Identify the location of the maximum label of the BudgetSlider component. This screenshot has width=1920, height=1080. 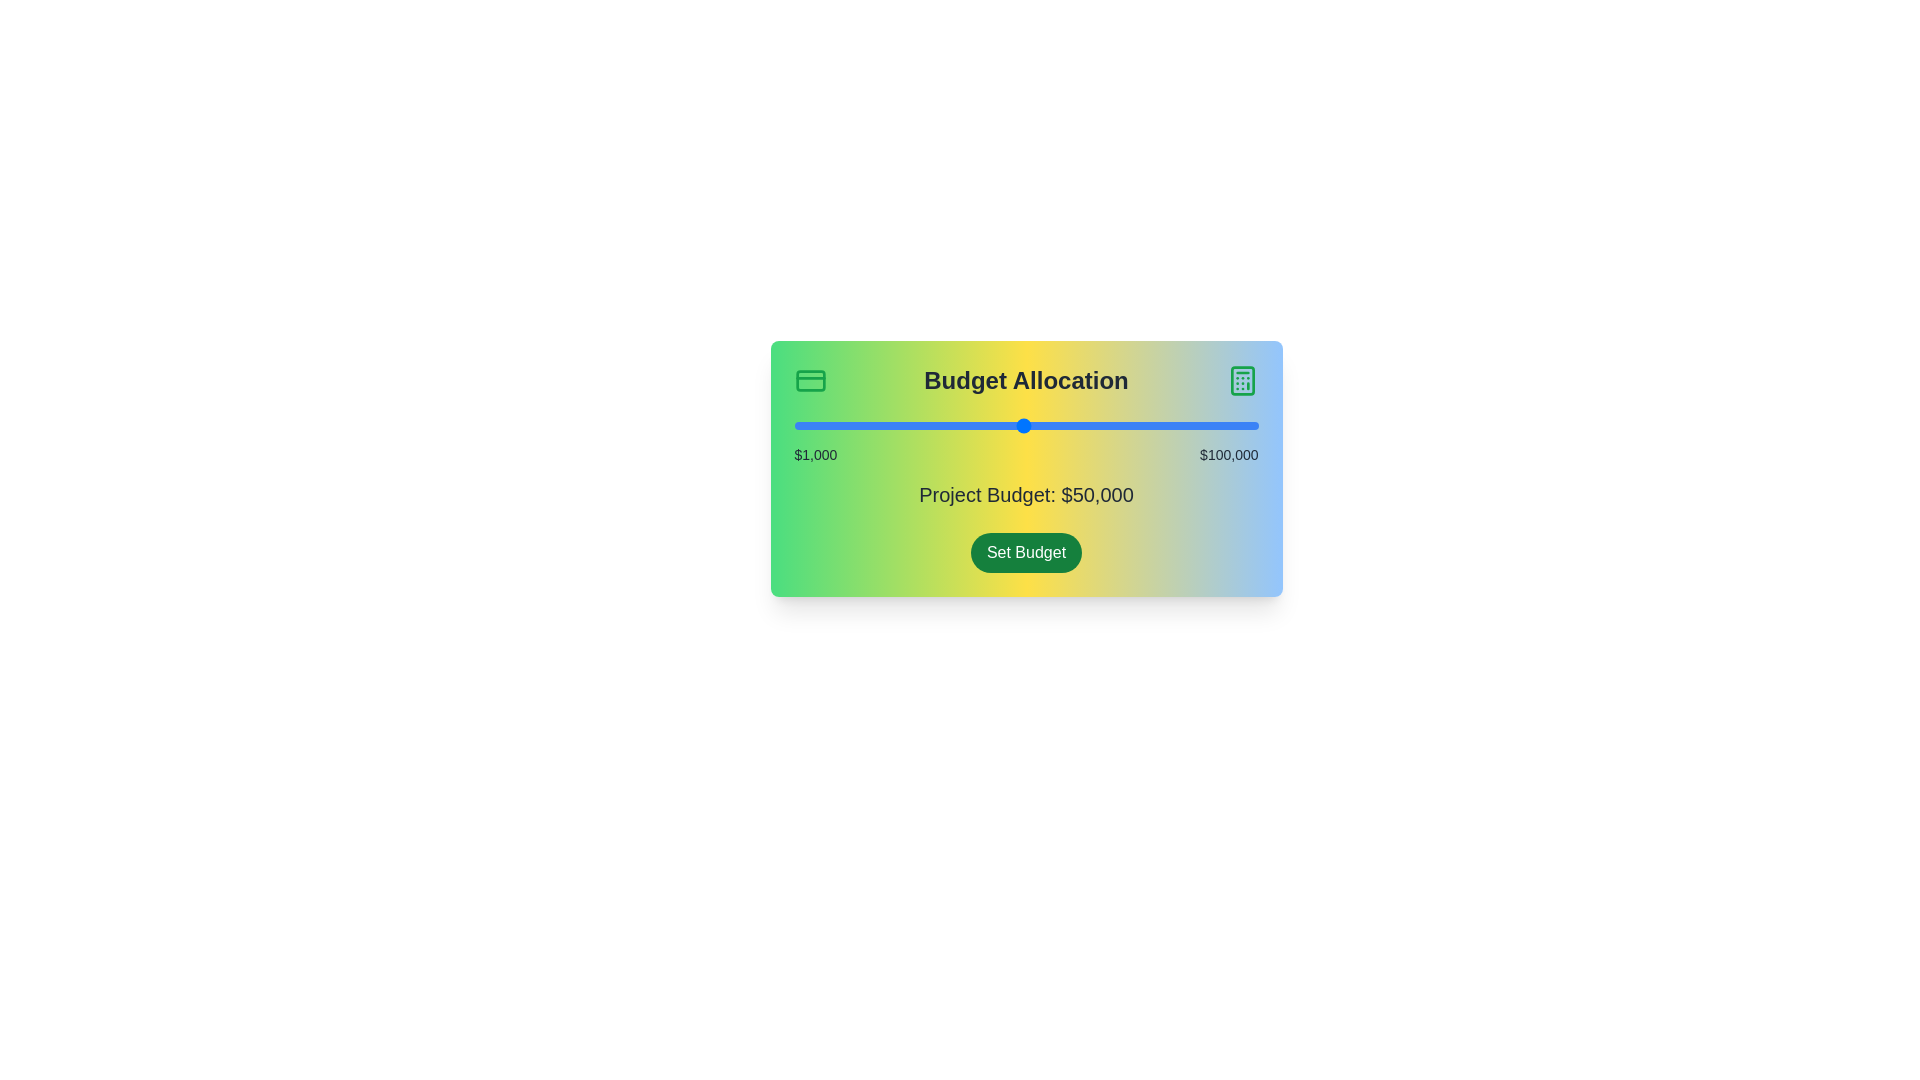
(1228, 455).